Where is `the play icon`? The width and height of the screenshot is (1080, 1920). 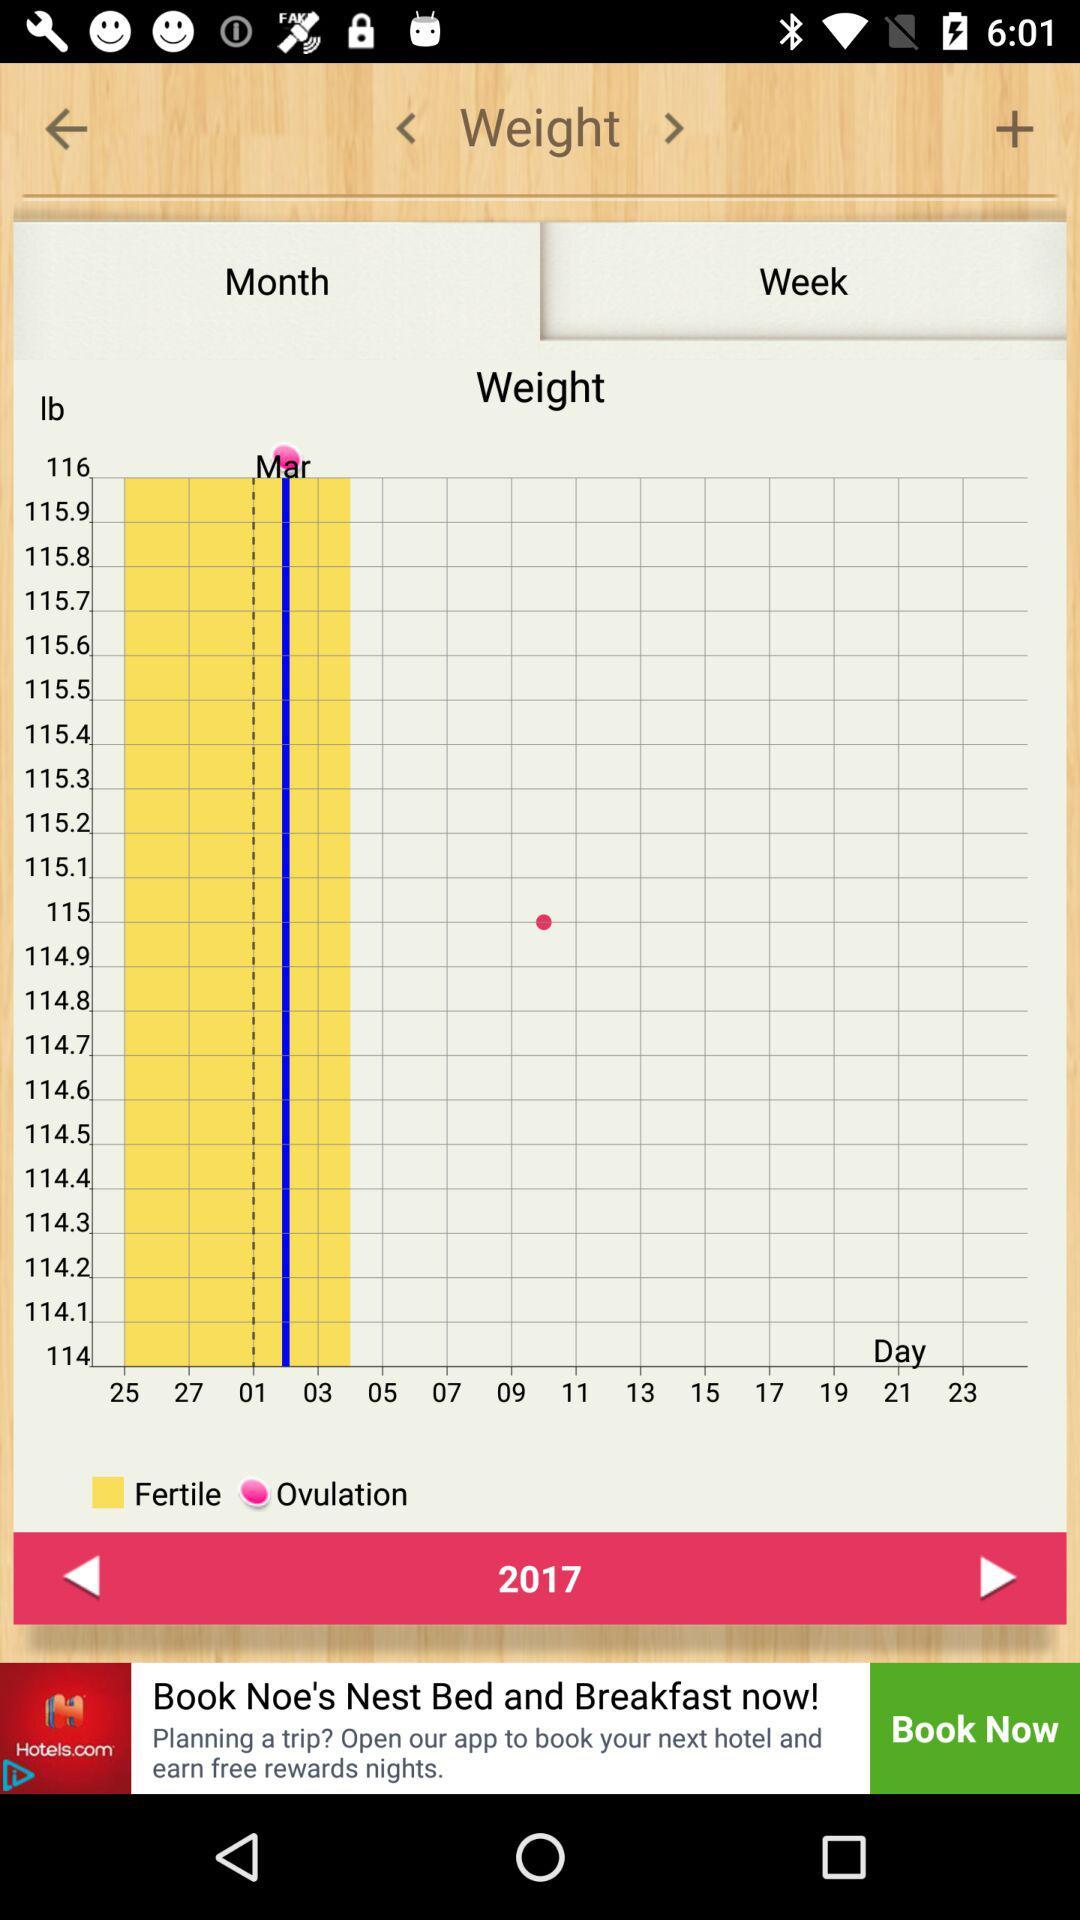 the play icon is located at coordinates (999, 1577).